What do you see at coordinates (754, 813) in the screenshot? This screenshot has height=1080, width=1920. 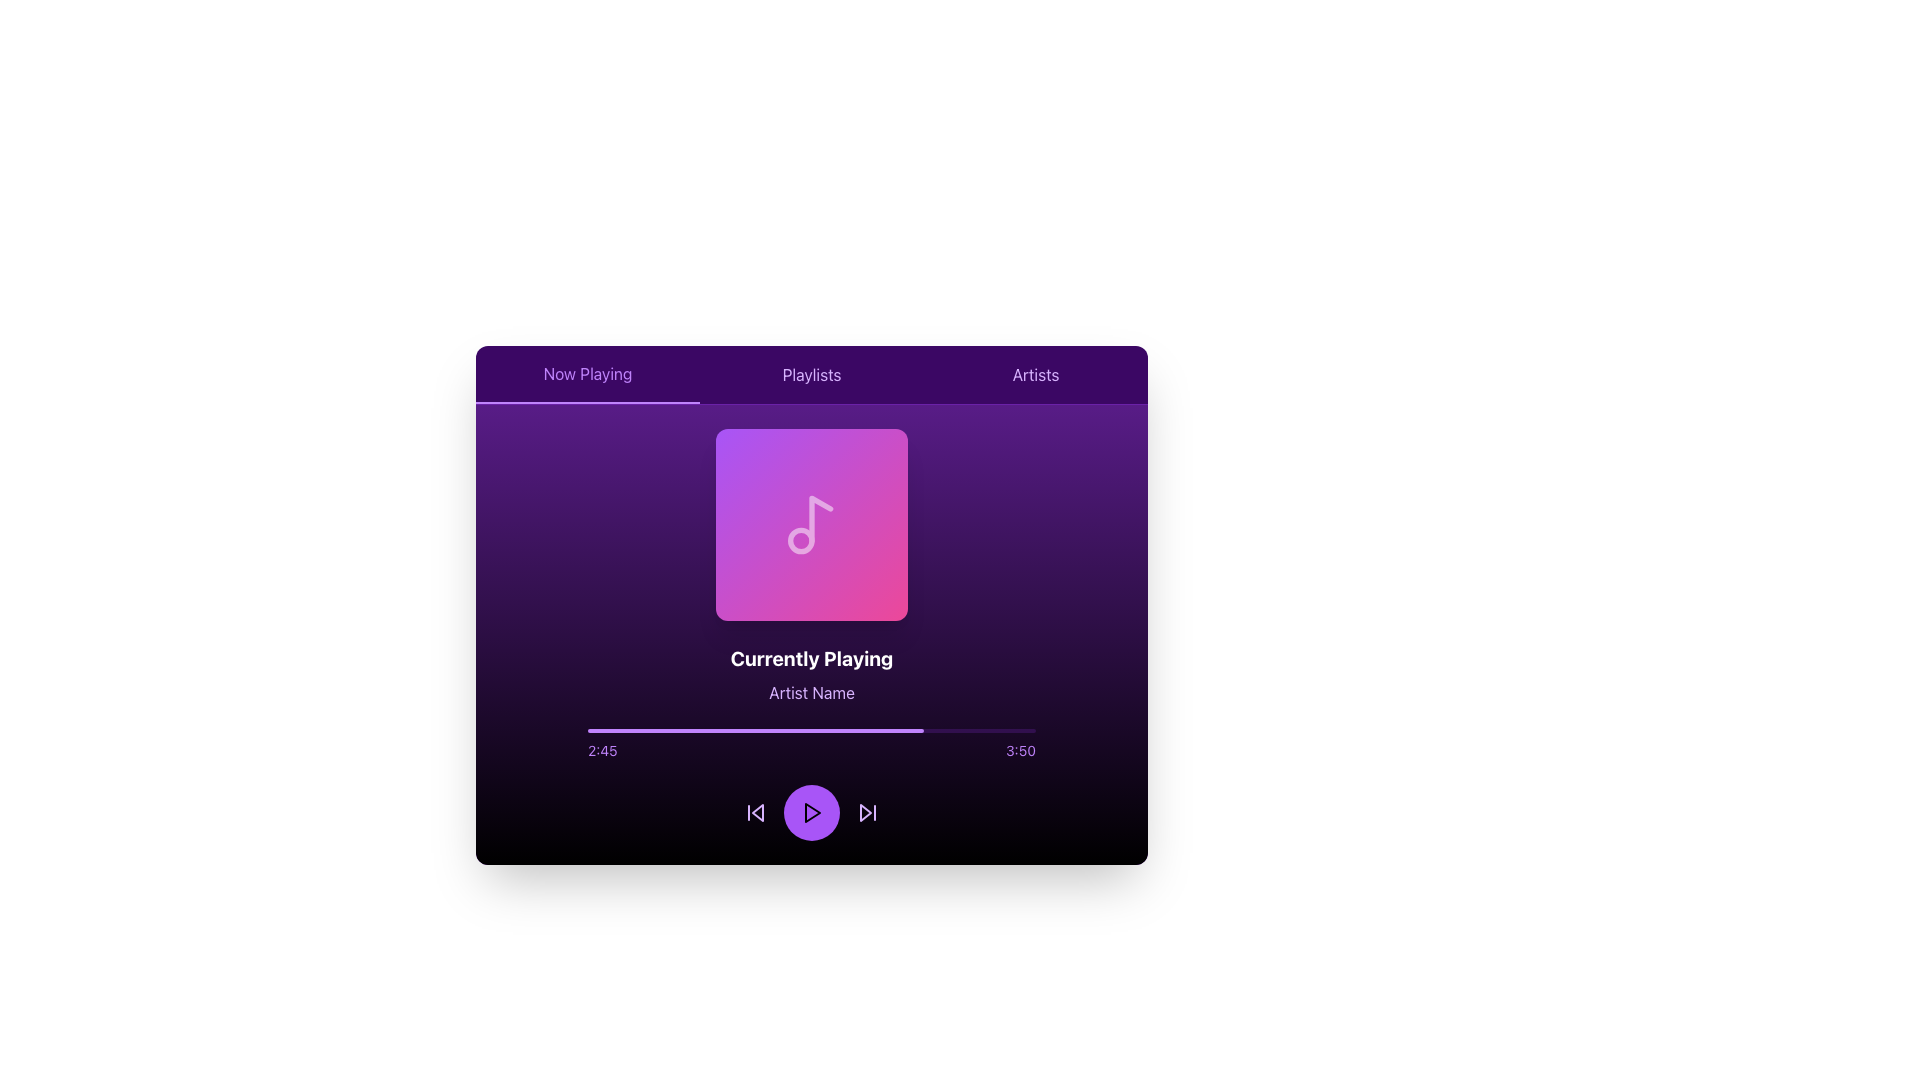 I see `the skip backward button located at the bottom-left of the control bar, the first among three buttons including play and skip-forward buttons to skip back` at bounding box center [754, 813].